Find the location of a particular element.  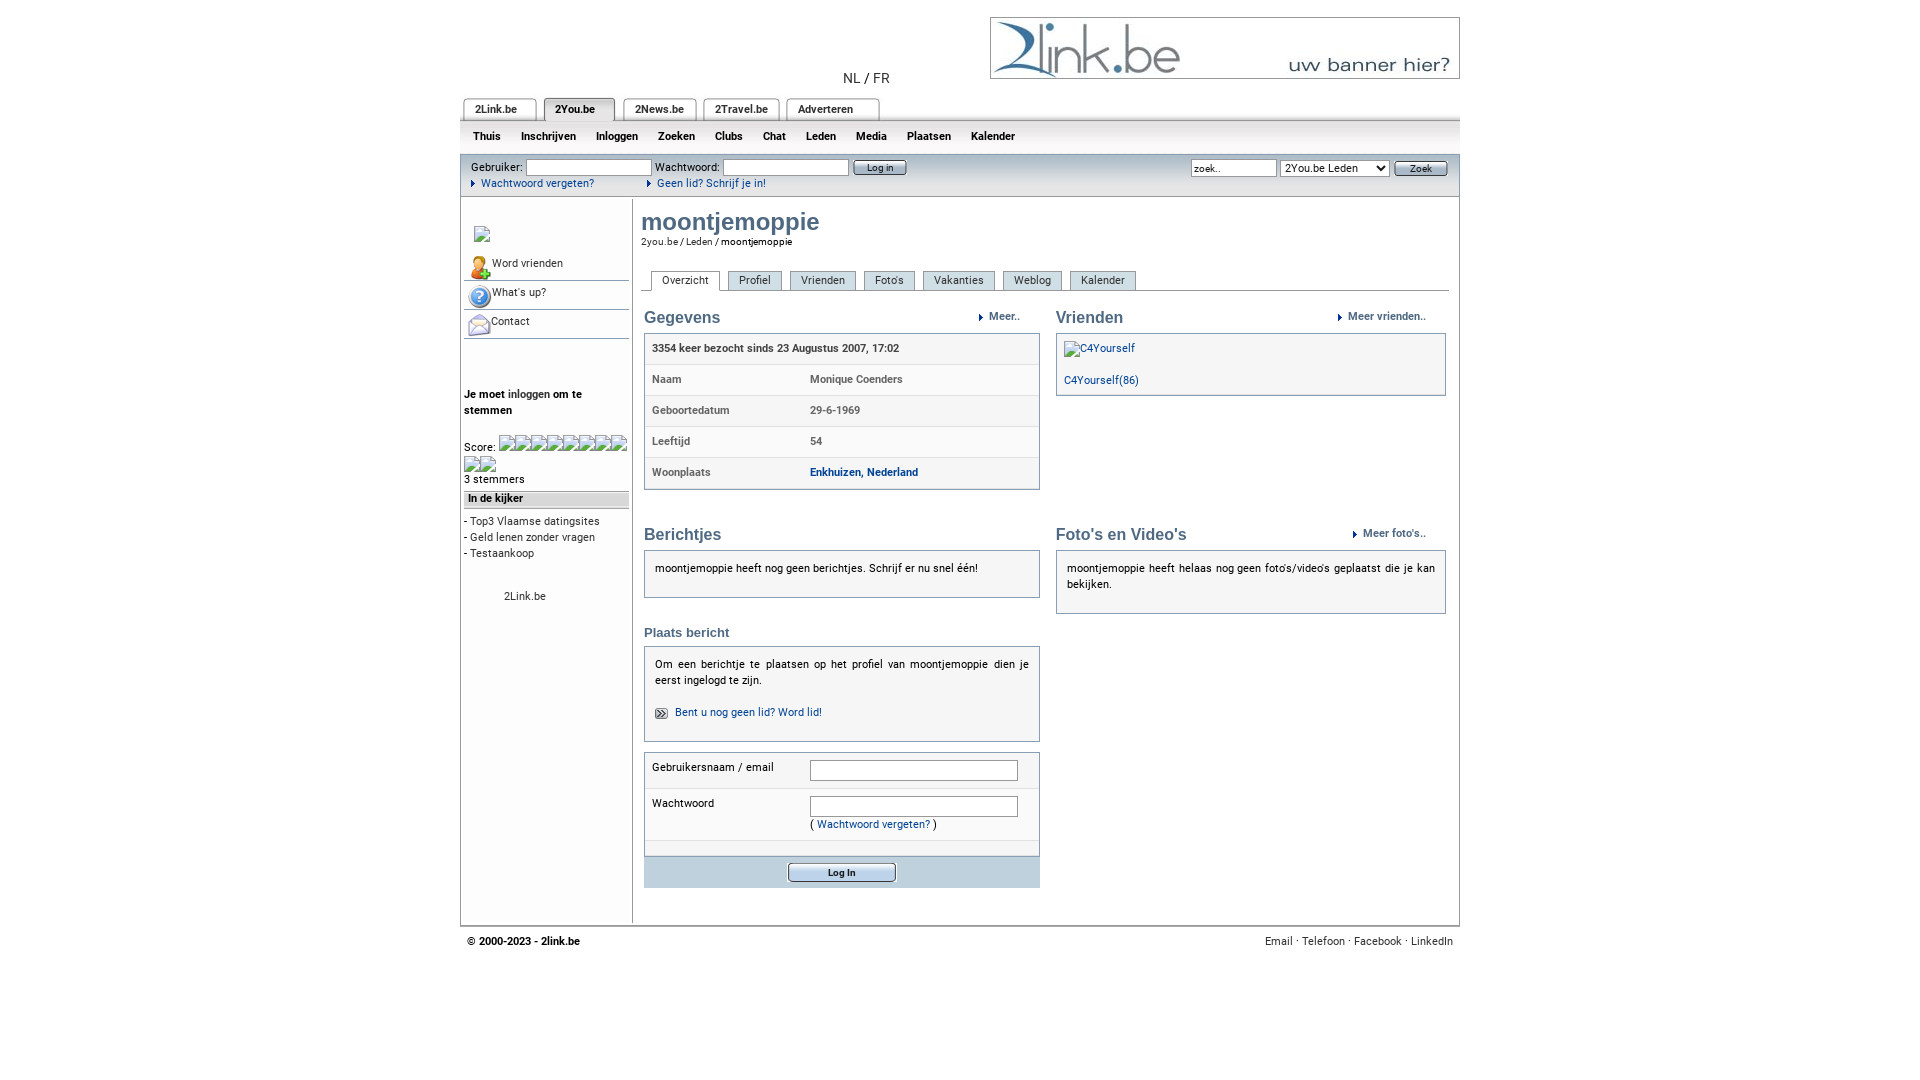

'Inloggen' is located at coordinates (616, 135).